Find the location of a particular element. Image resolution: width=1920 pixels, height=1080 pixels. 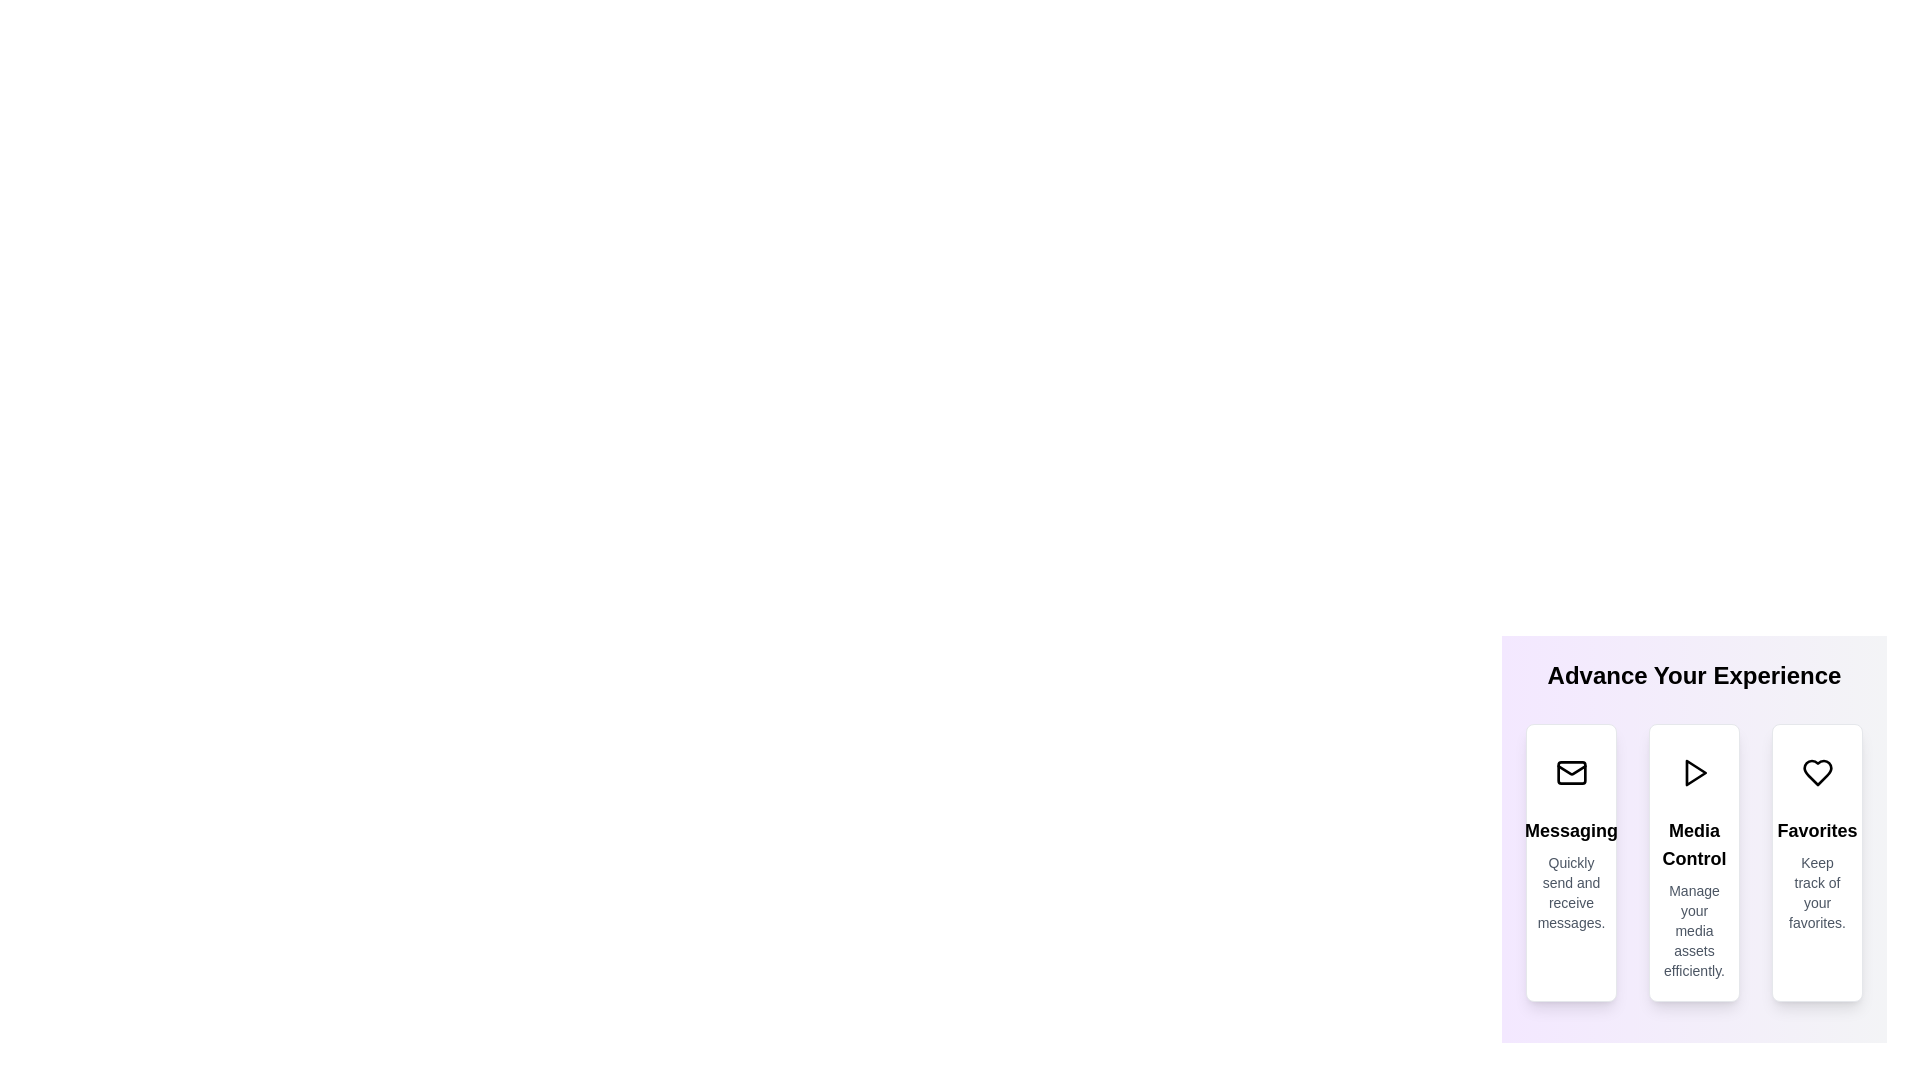

the text label that reads 'Quickly send and receive messages.', which is styled in gray color and located below the heading 'Messaging' in the leftmost card is located at coordinates (1570, 892).